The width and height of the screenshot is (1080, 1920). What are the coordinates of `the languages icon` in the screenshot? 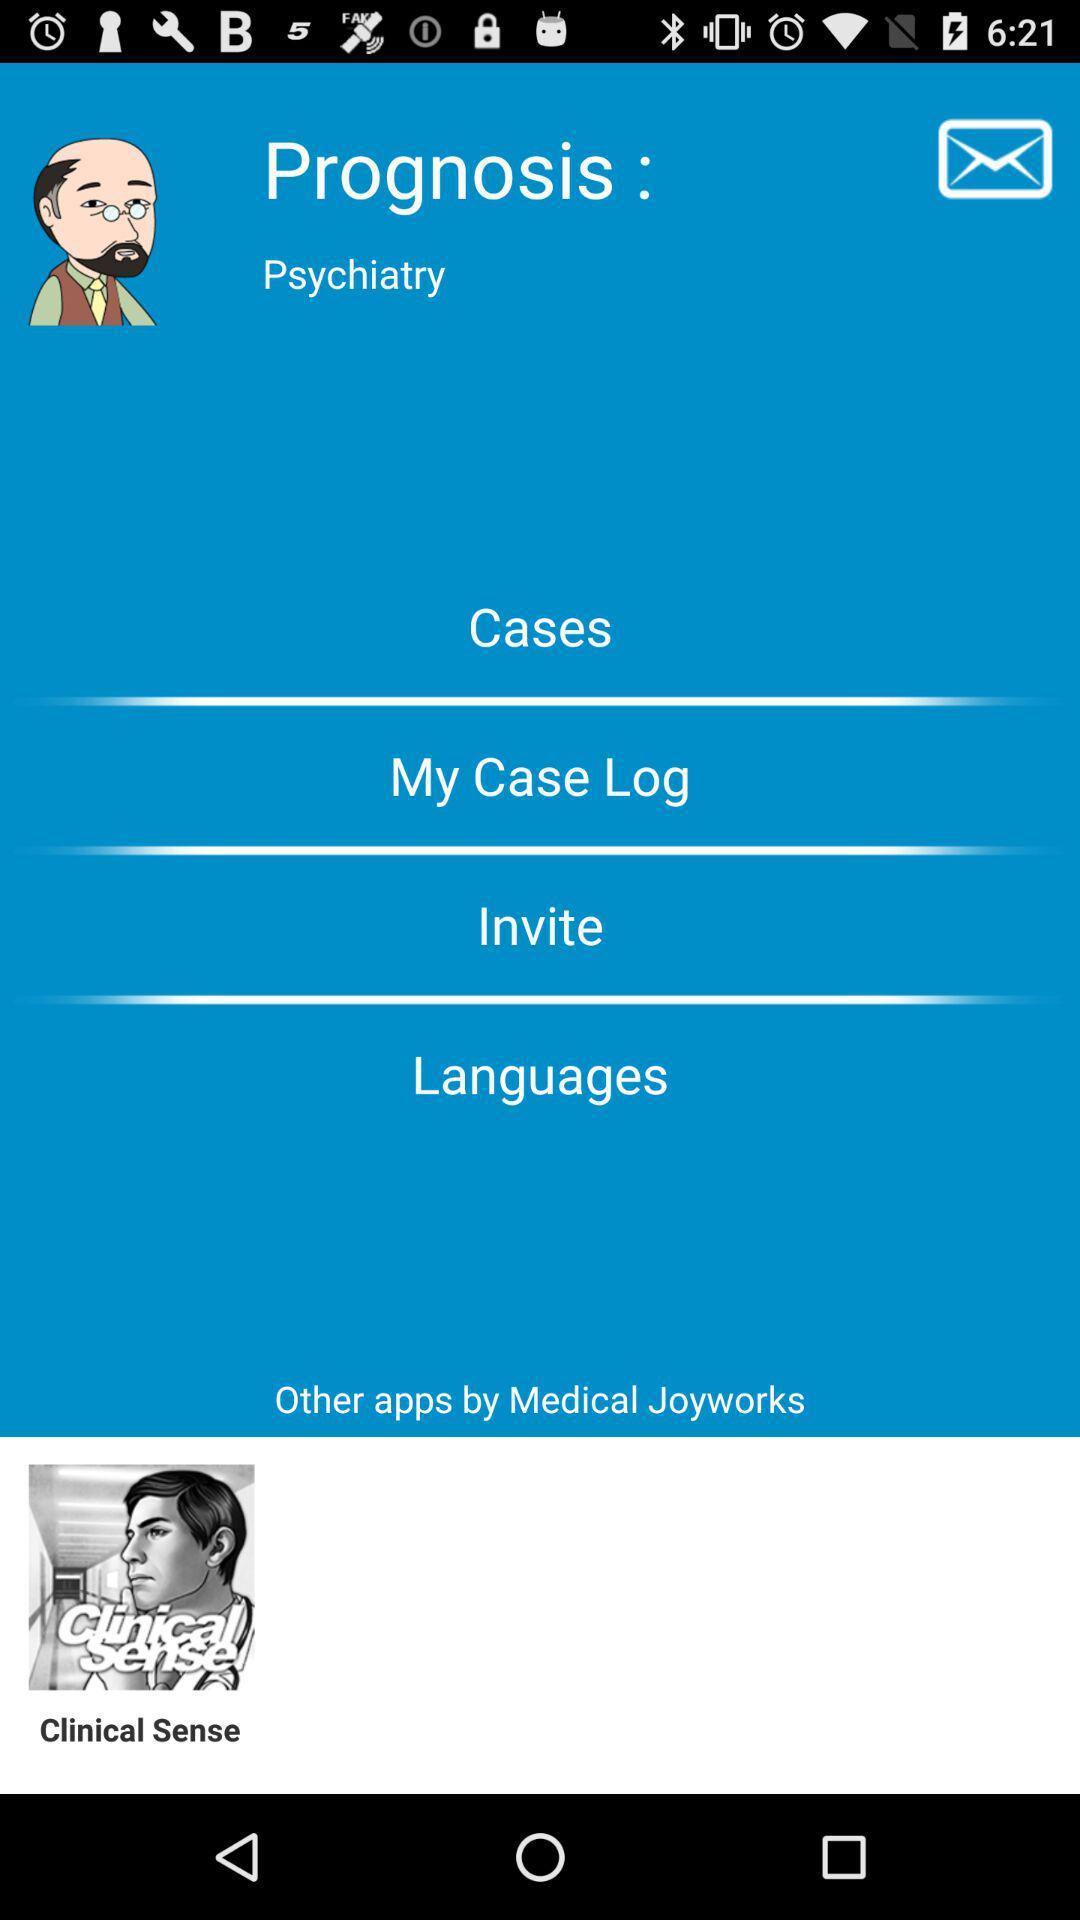 It's located at (540, 1072).